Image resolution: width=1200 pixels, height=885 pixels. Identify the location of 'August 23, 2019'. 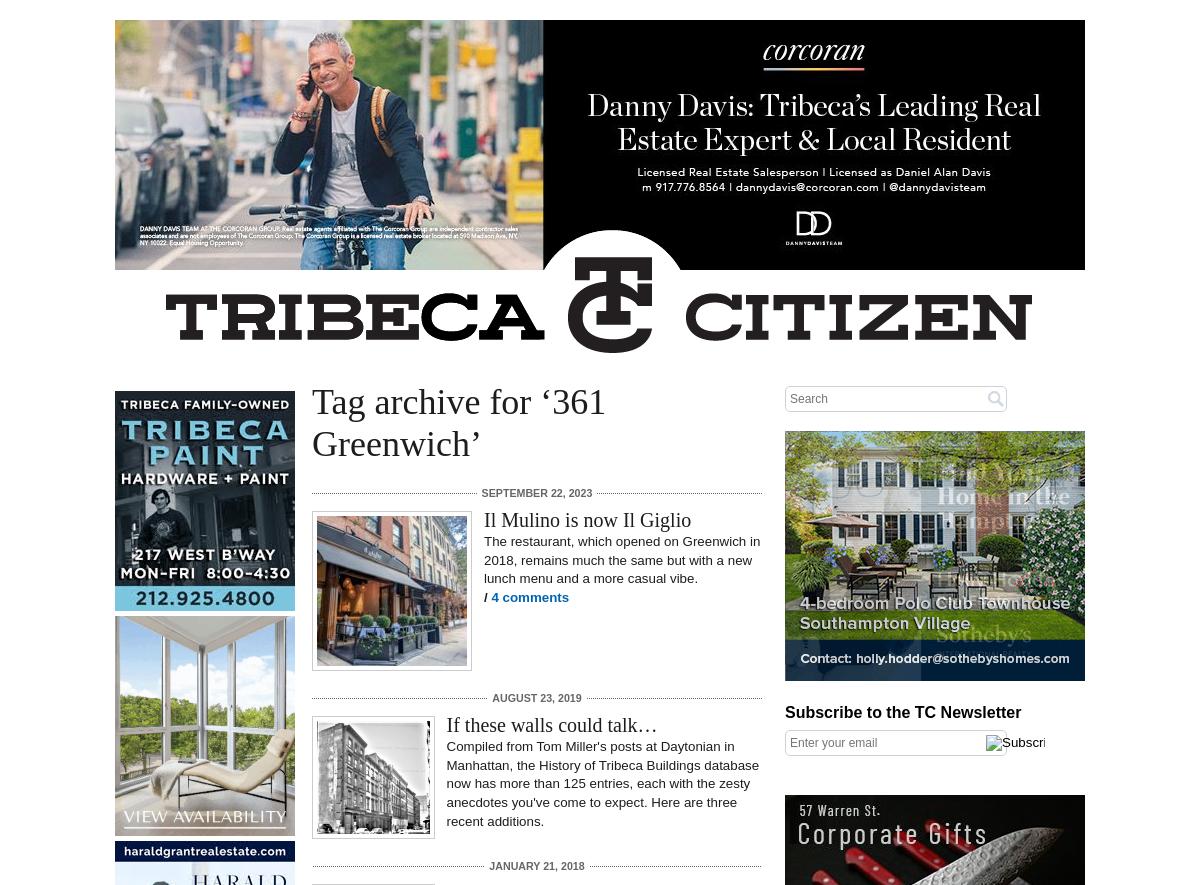
(535, 696).